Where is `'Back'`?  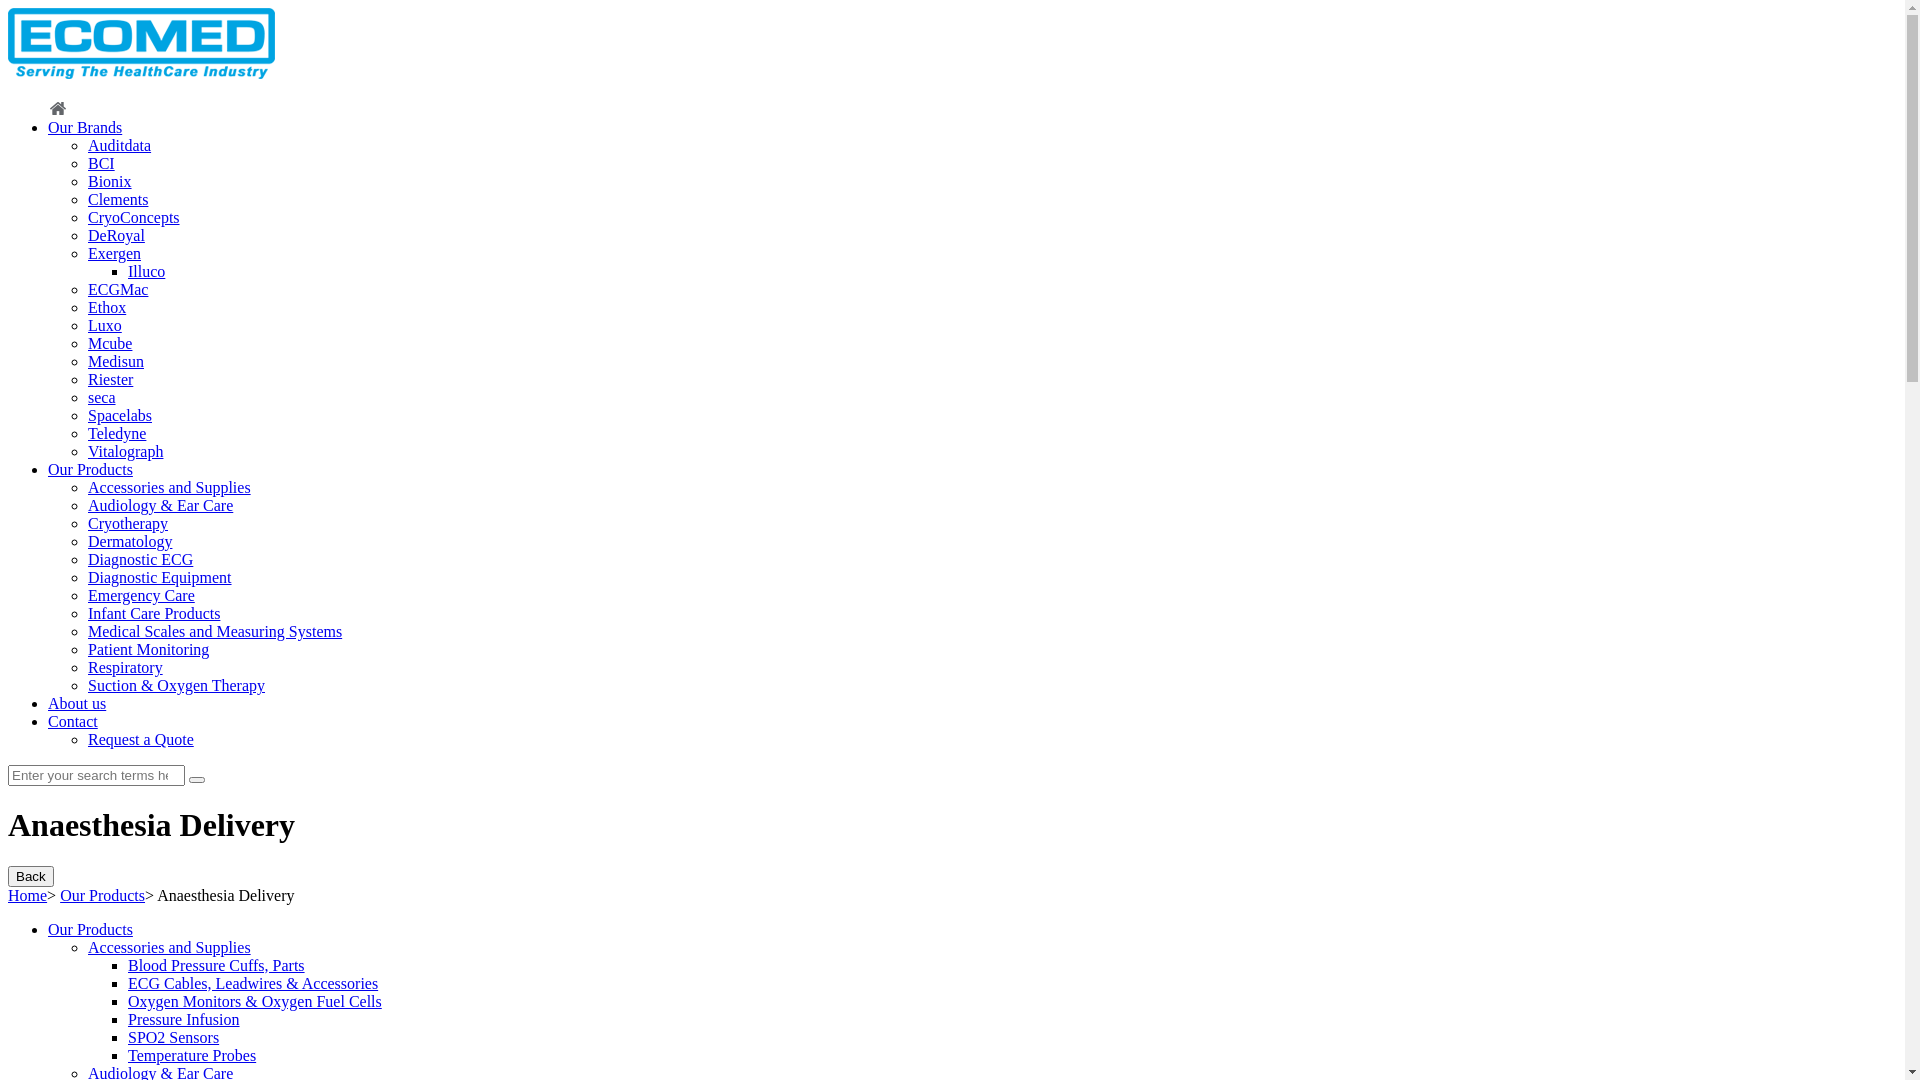 'Back' is located at coordinates (30, 875).